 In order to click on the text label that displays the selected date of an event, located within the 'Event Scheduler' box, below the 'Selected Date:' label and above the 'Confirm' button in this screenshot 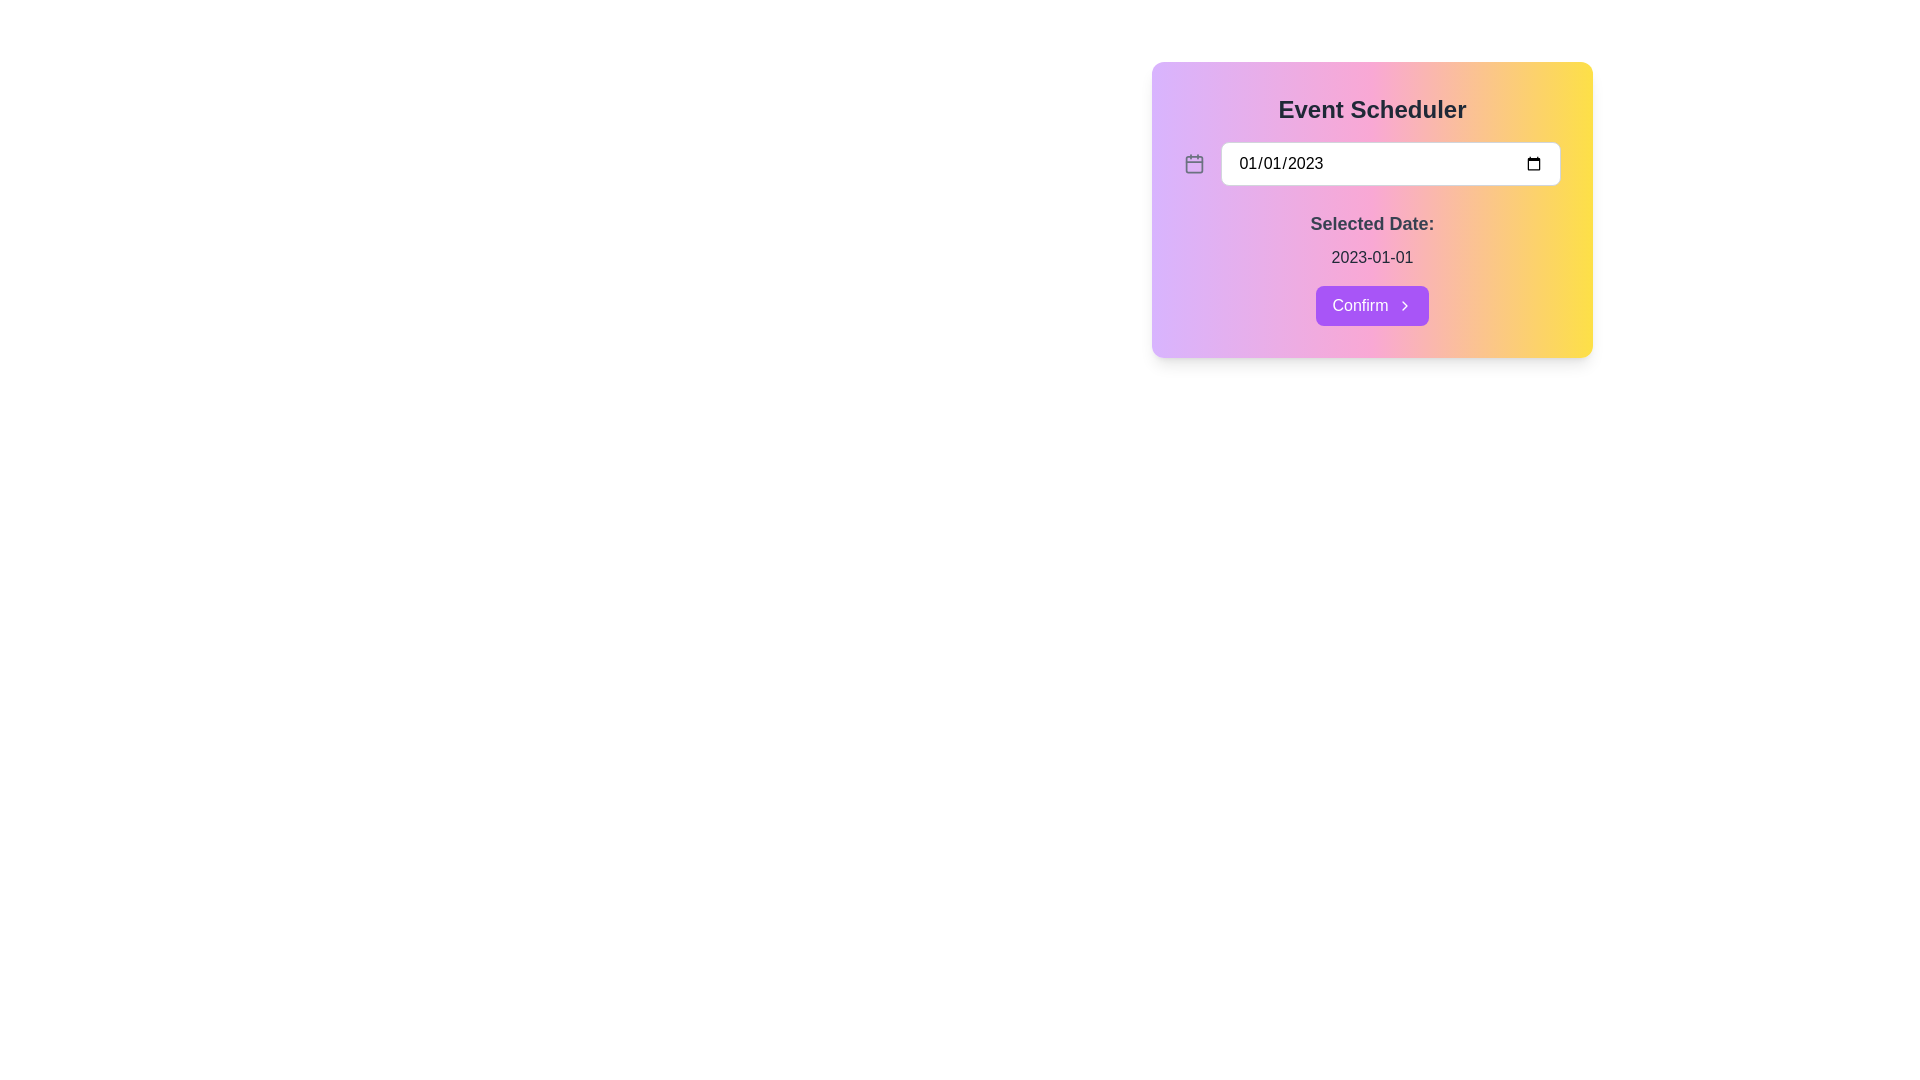, I will do `click(1371, 257)`.